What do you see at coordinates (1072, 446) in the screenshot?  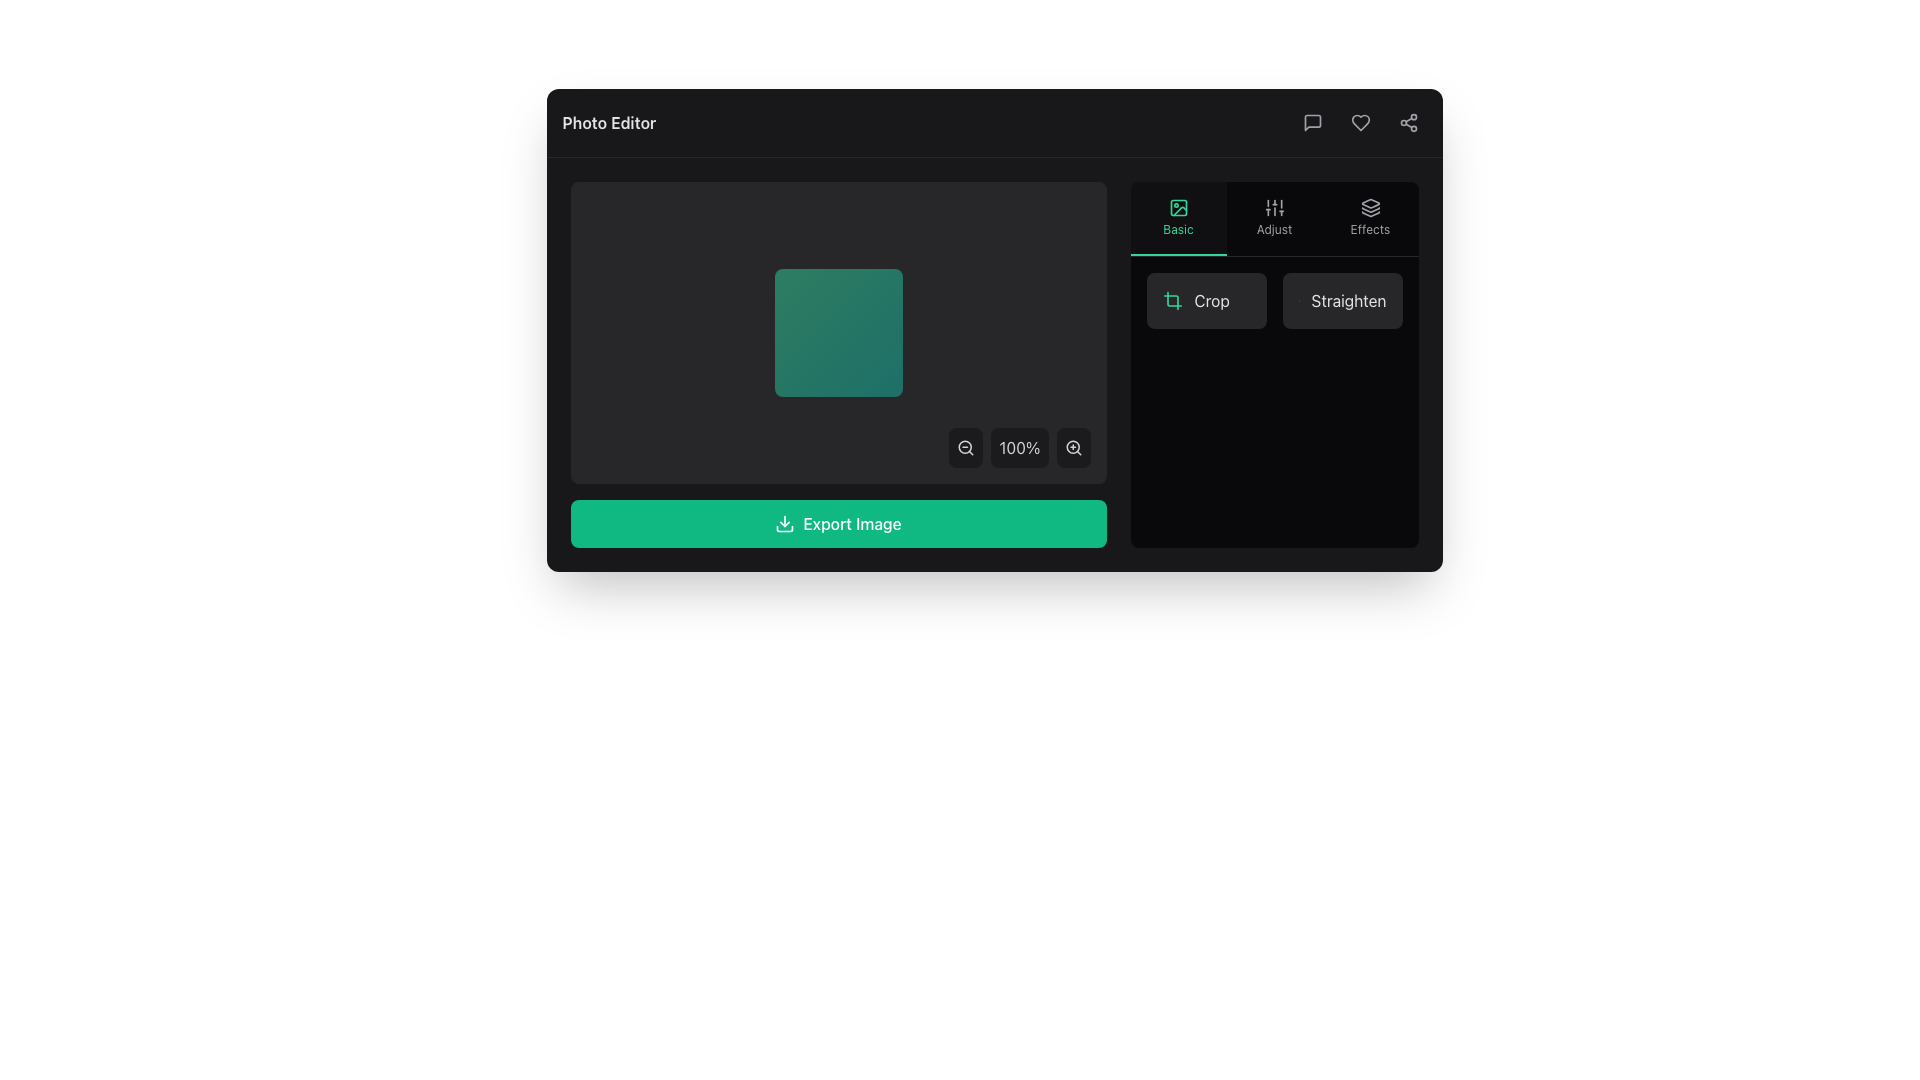 I see `the zoom-in button with a magnifying glass icon located at the bottom-right corner of the interface` at bounding box center [1072, 446].